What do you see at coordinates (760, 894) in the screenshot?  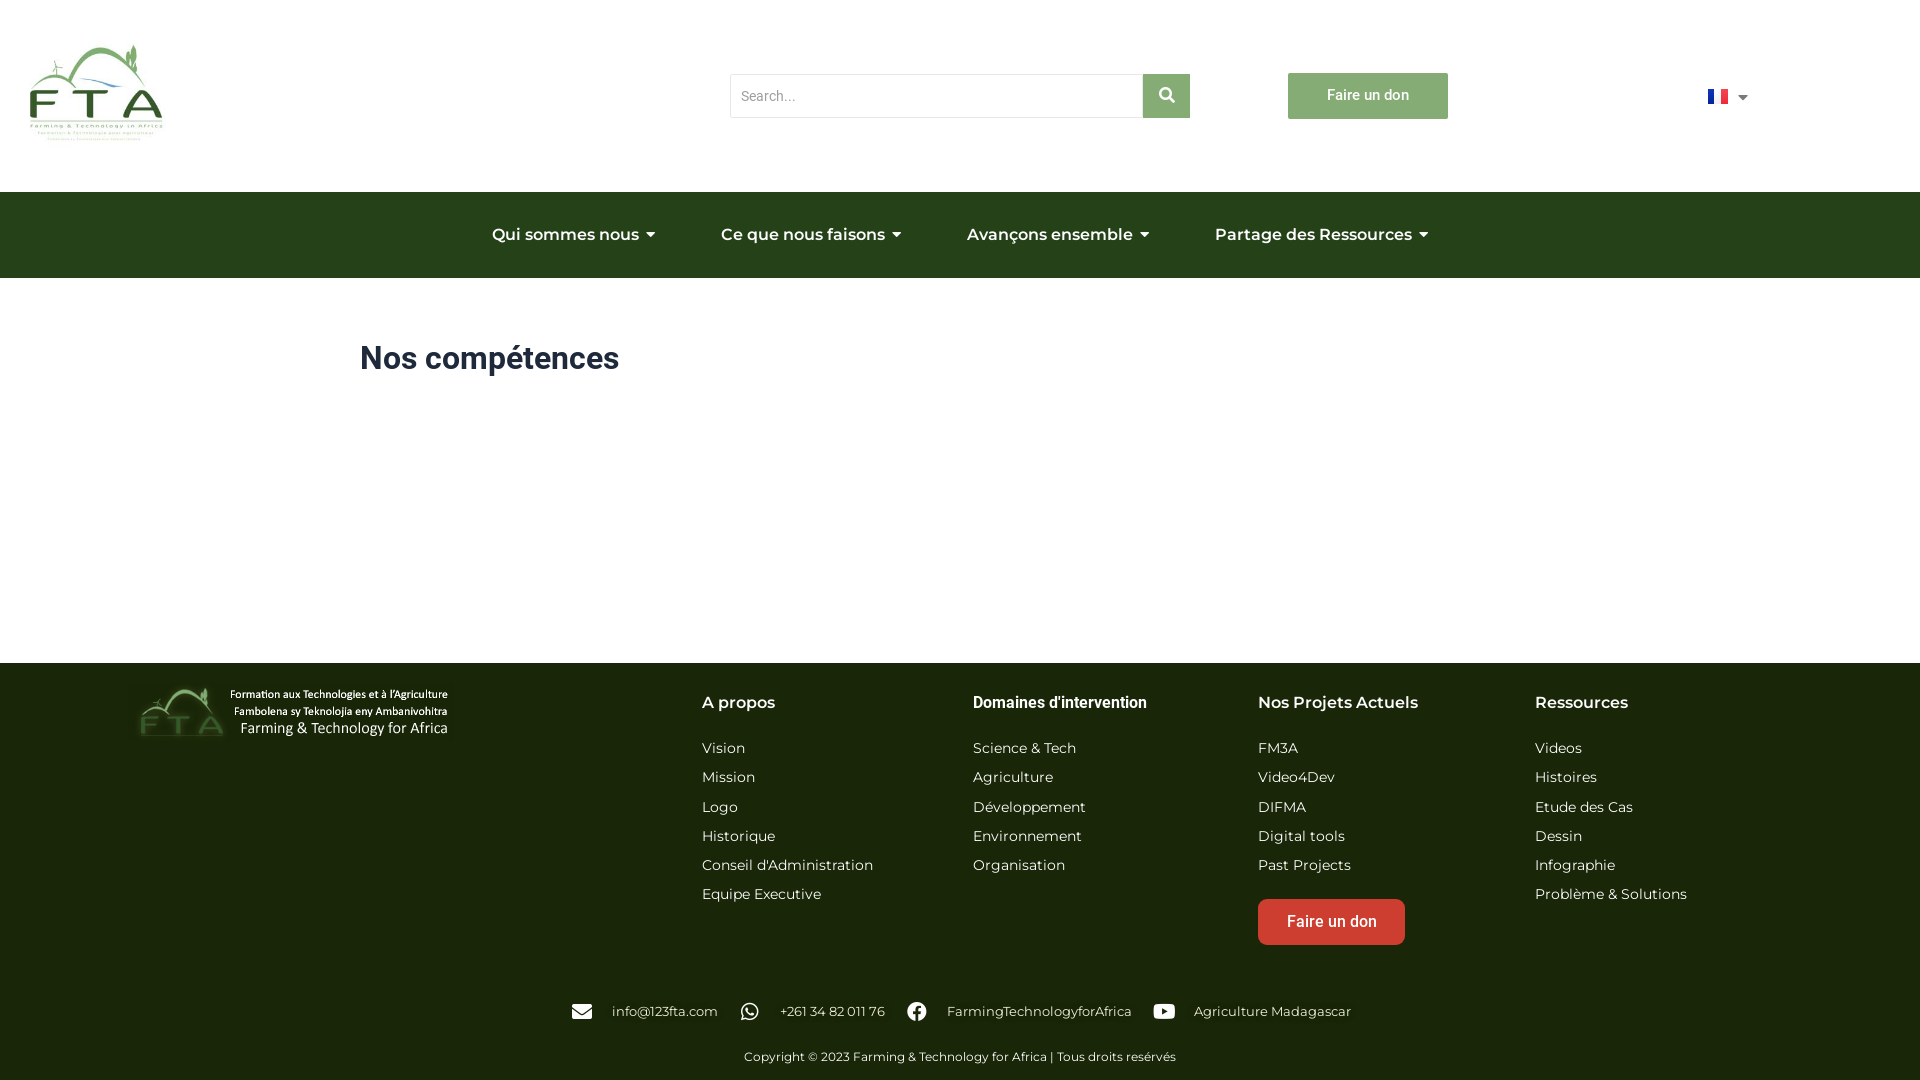 I see `'Equipe Executive'` at bounding box center [760, 894].